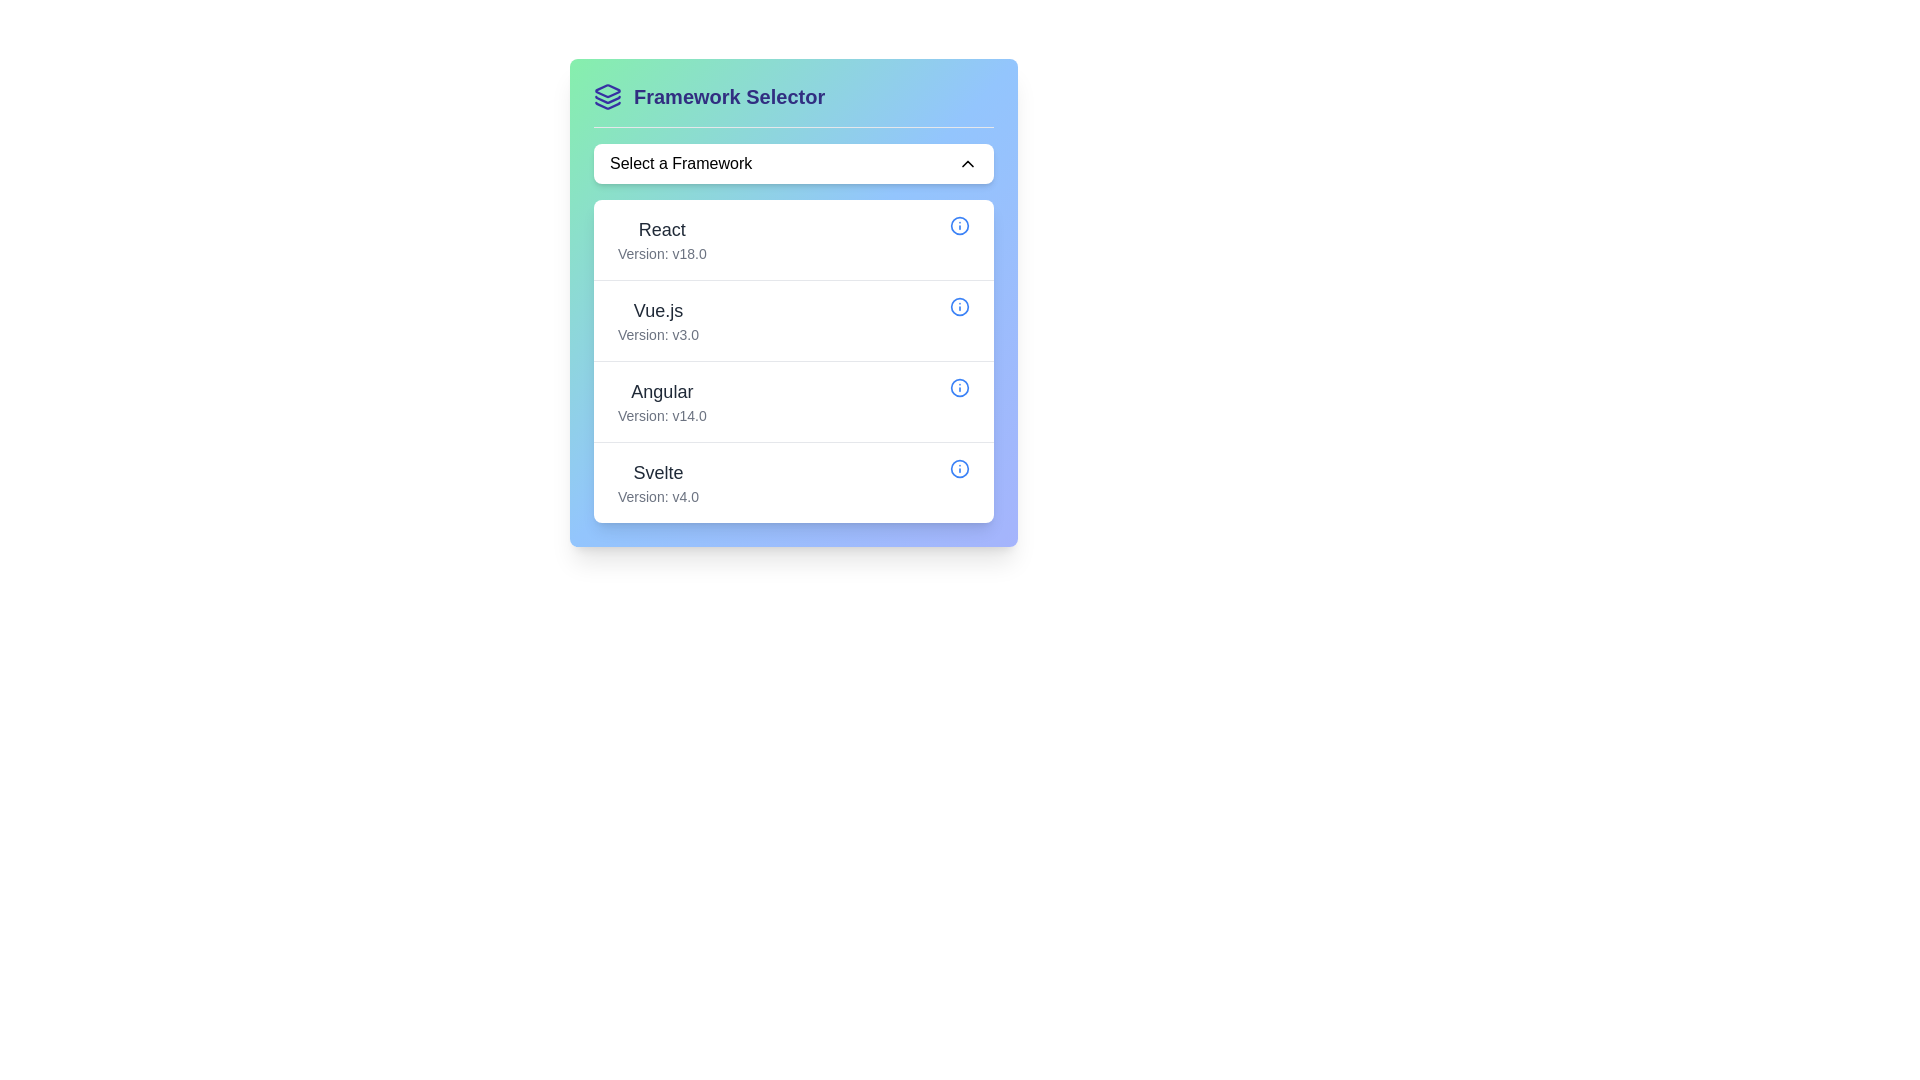  What do you see at coordinates (792, 163) in the screenshot?
I see `the Dropdown button labeled 'Select a Framework' within the 'Framework Selector' card` at bounding box center [792, 163].